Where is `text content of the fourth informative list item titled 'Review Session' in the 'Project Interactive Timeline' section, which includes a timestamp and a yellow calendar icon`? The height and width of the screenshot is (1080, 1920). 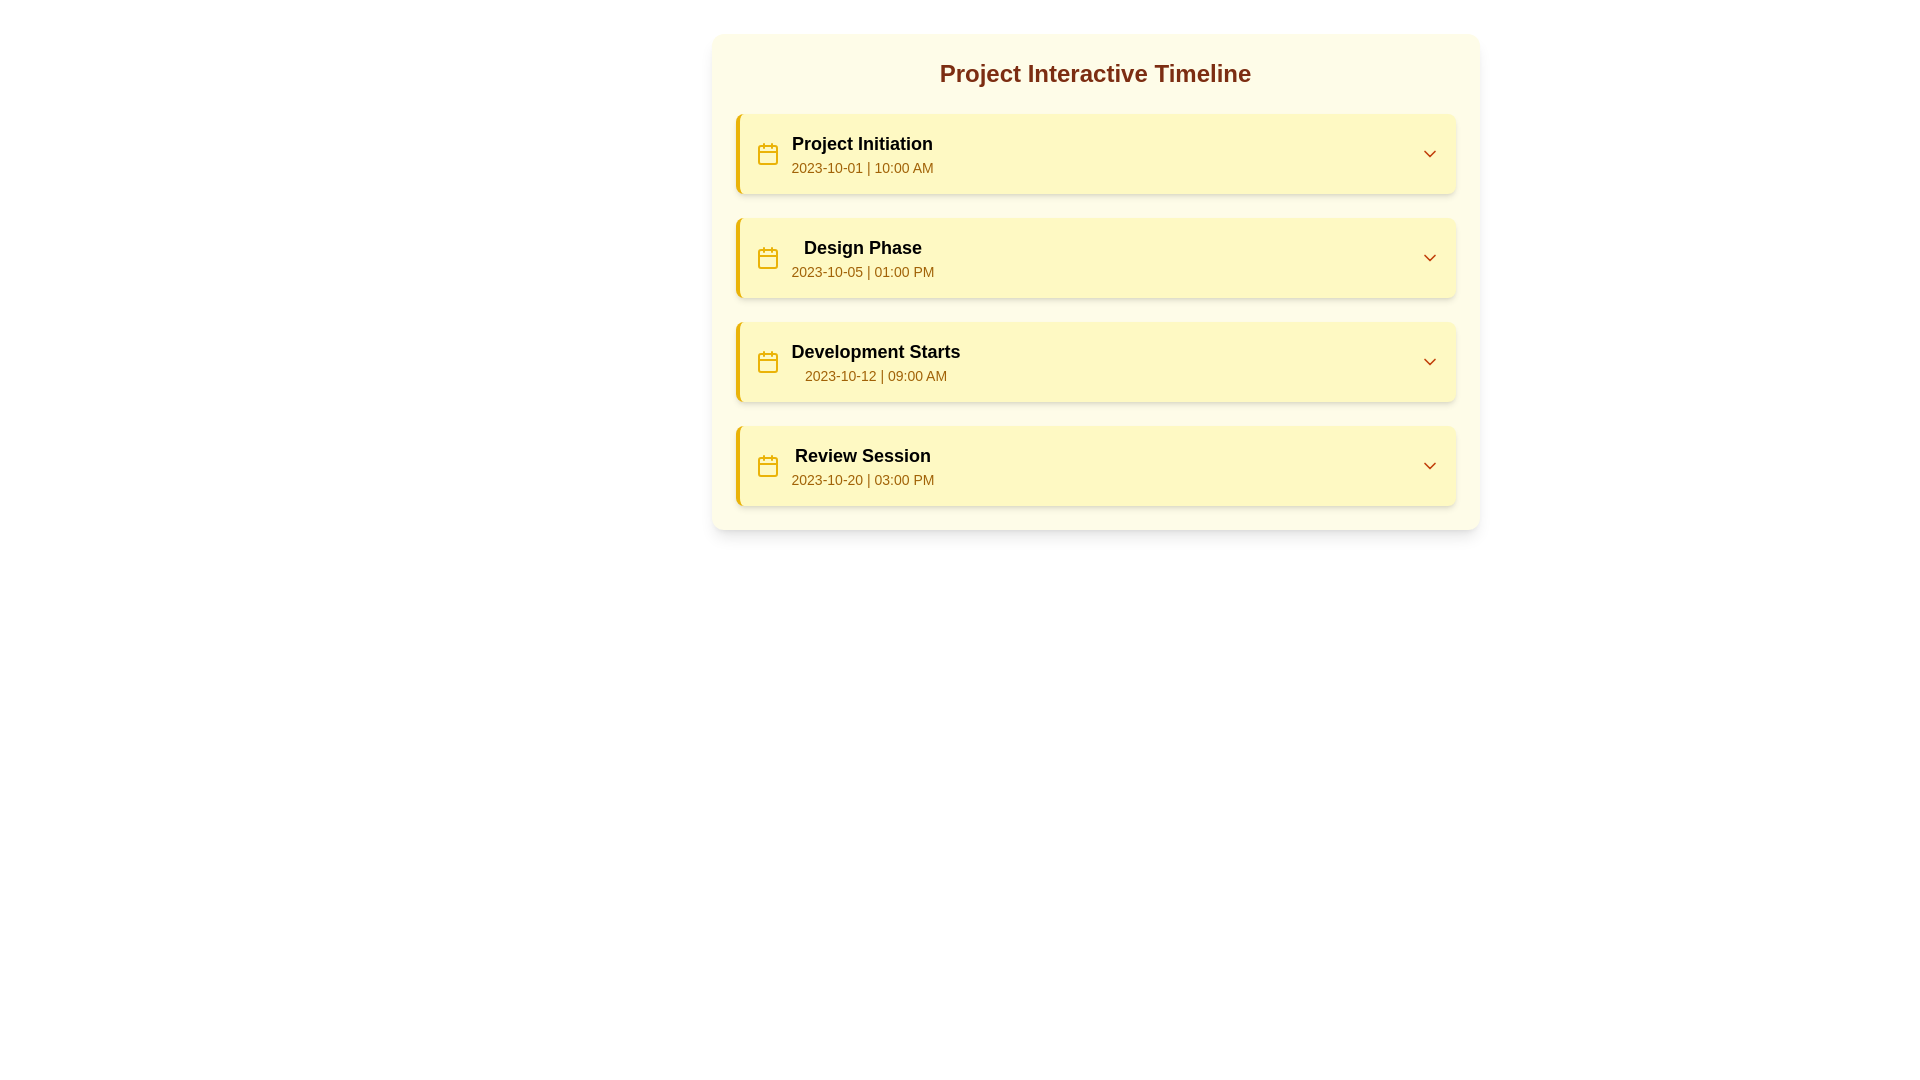
text content of the fourth informative list item titled 'Review Session' in the 'Project Interactive Timeline' section, which includes a timestamp and a yellow calendar icon is located at coordinates (844, 466).